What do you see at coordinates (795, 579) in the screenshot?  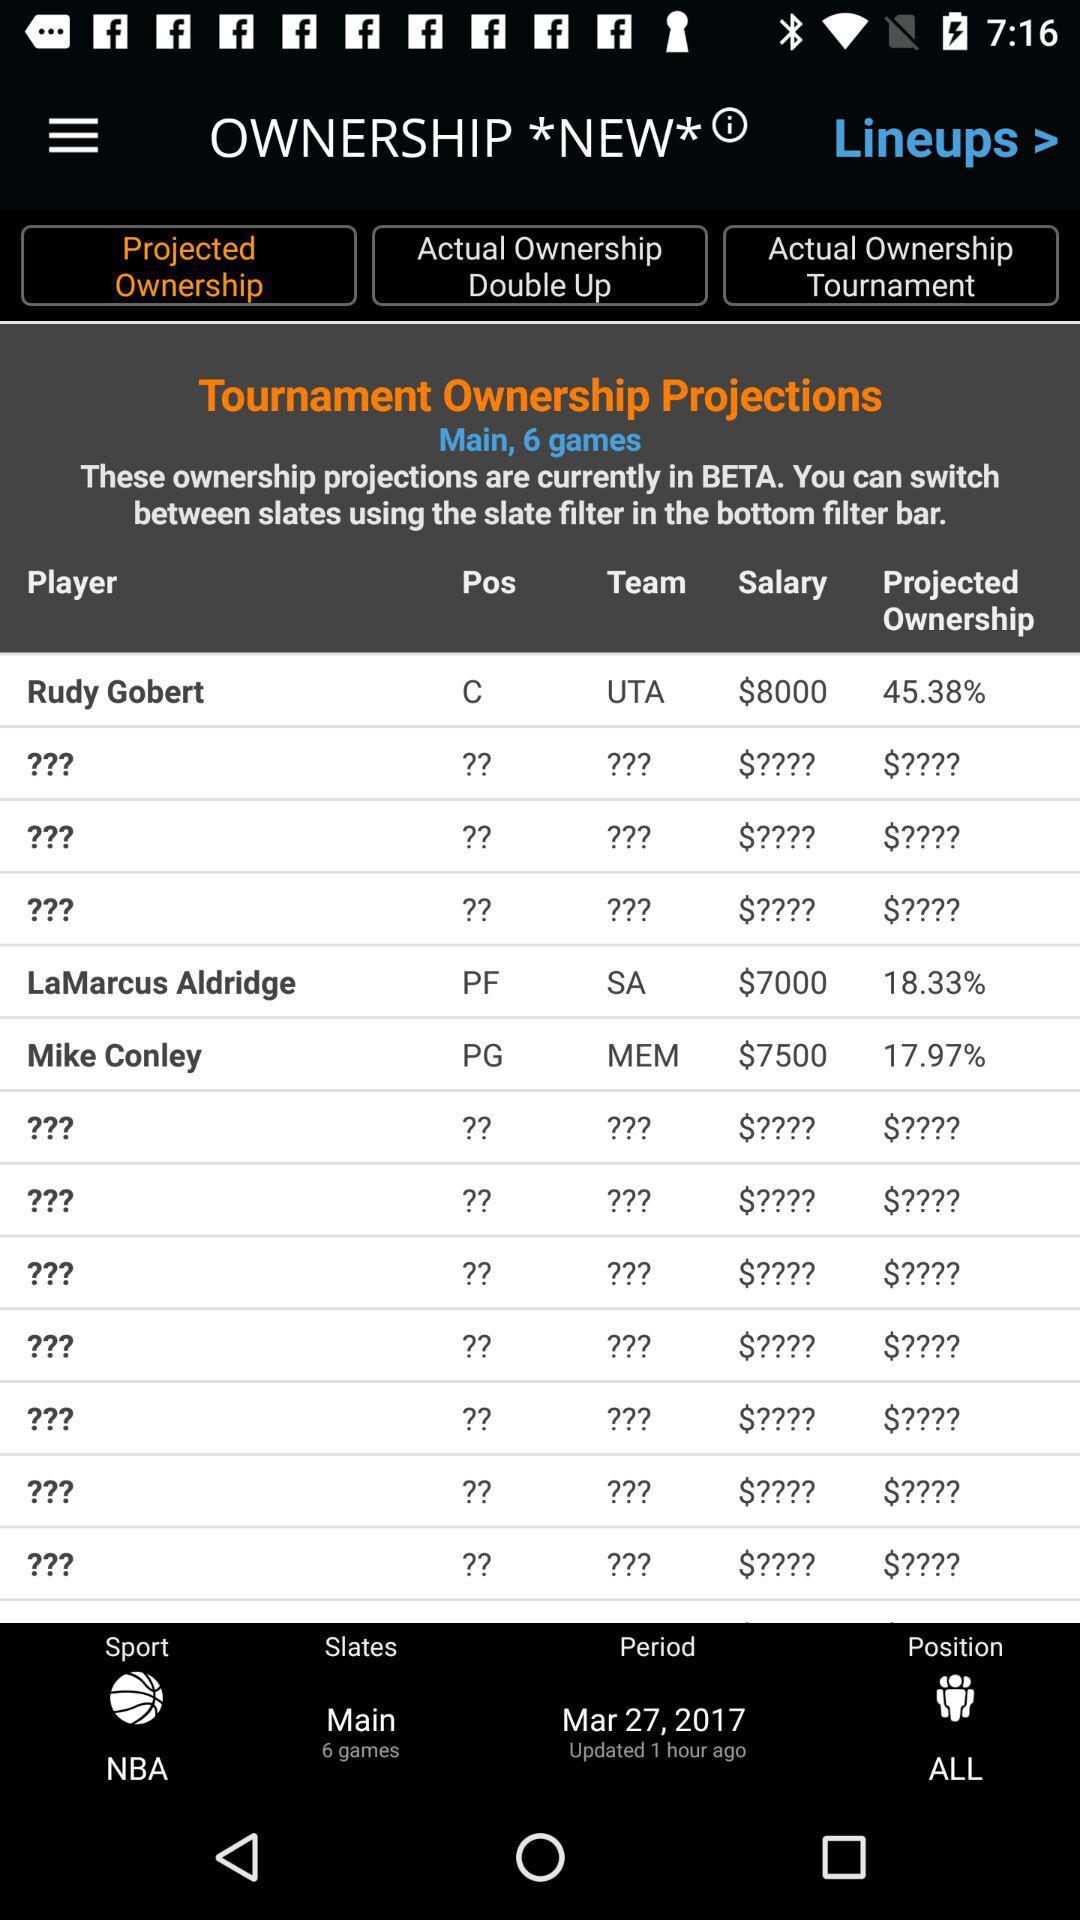 I see `salary icon` at bounding box center [795, 579].